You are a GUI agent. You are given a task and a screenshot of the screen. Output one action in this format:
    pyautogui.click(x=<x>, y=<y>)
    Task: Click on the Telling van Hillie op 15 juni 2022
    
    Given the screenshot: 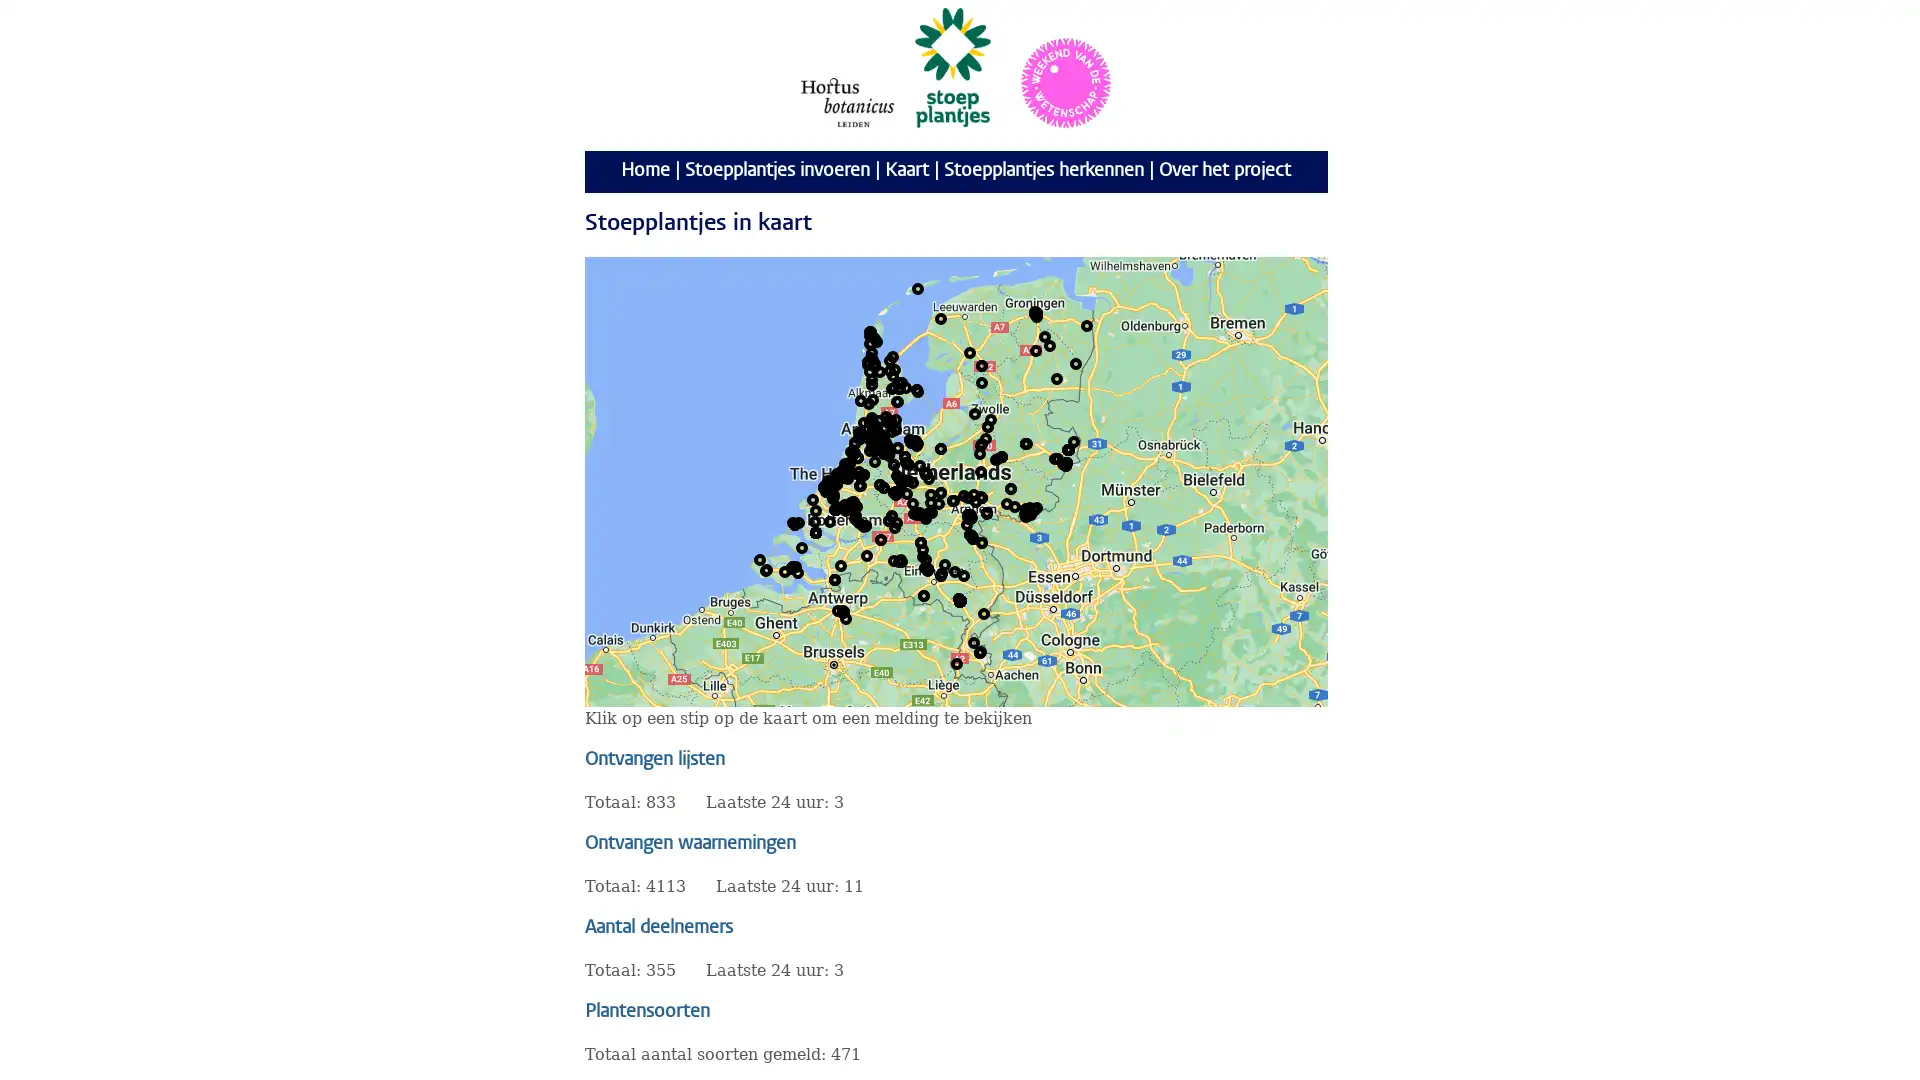 What is the action you would take?
    pyautogui.click(x=988, y=424)
    